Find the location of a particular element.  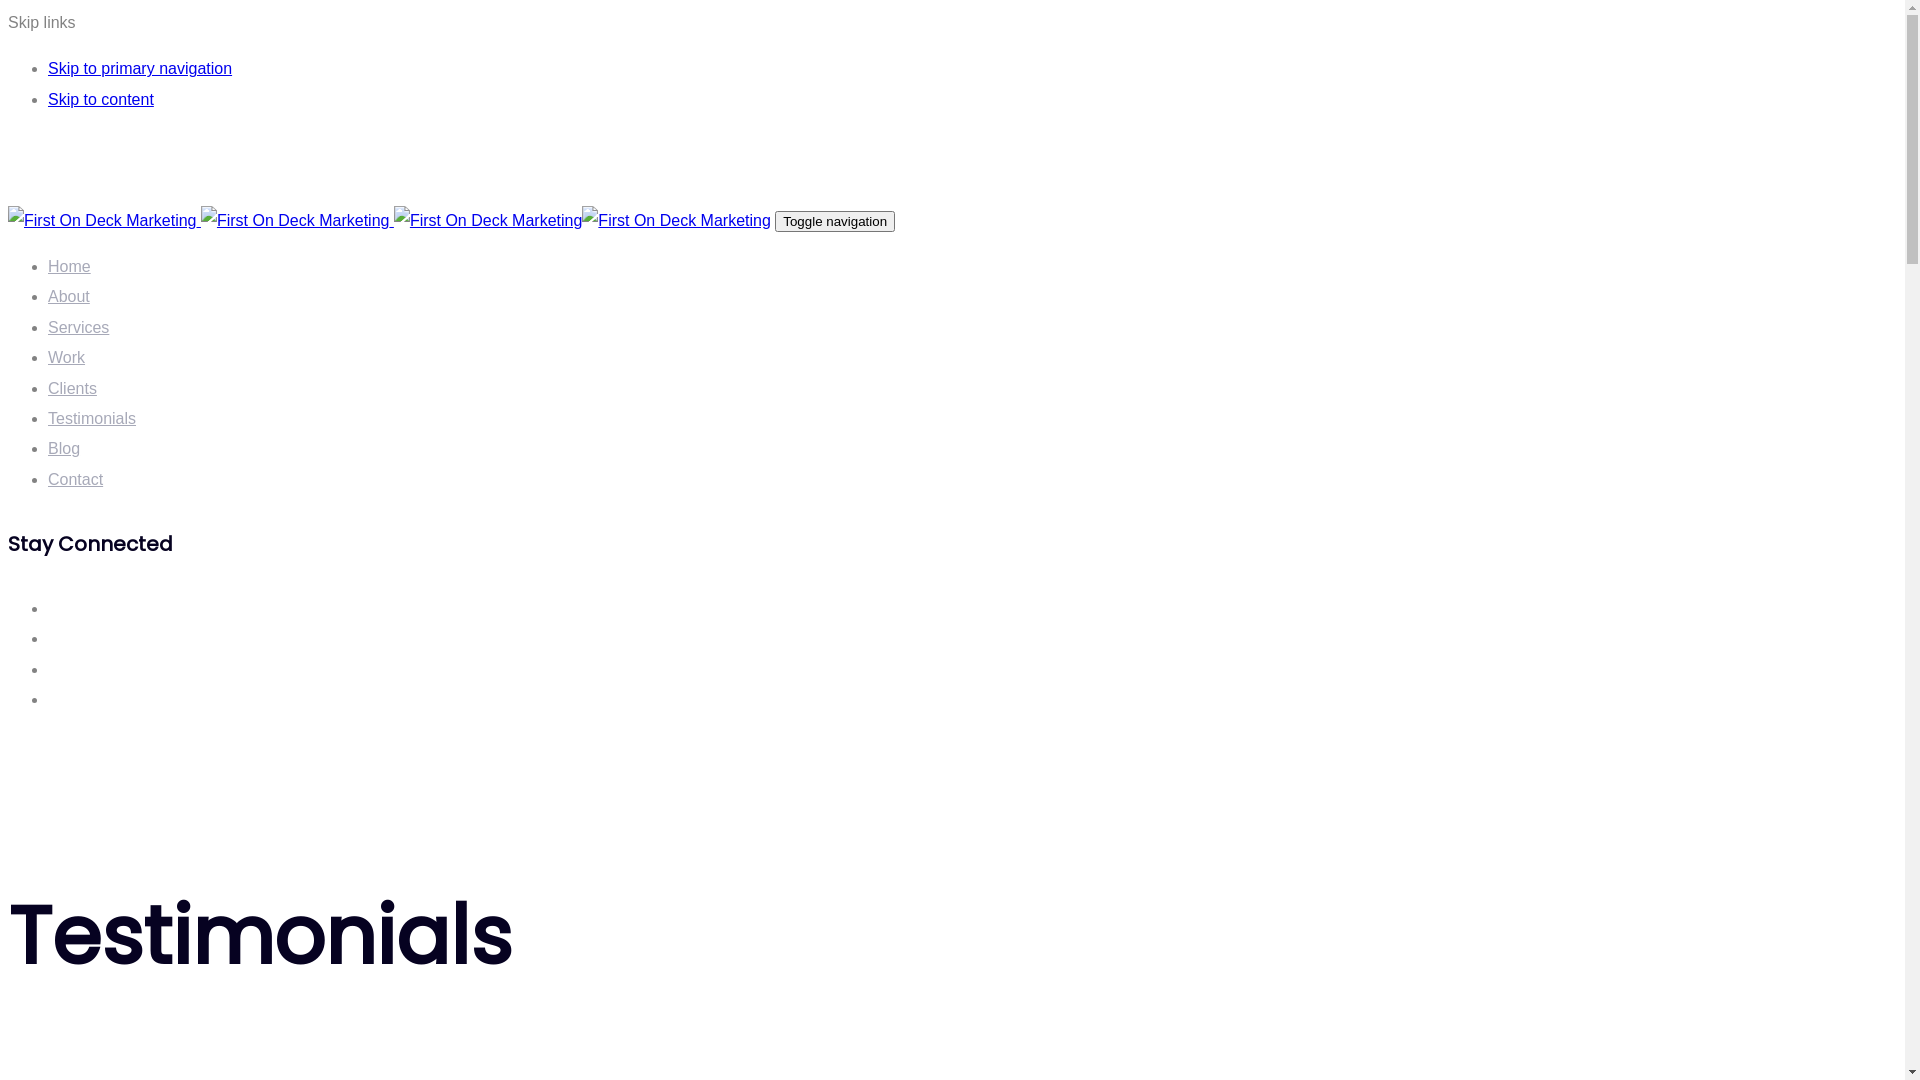

'Skip to content' is located at coordinates (99, 99).